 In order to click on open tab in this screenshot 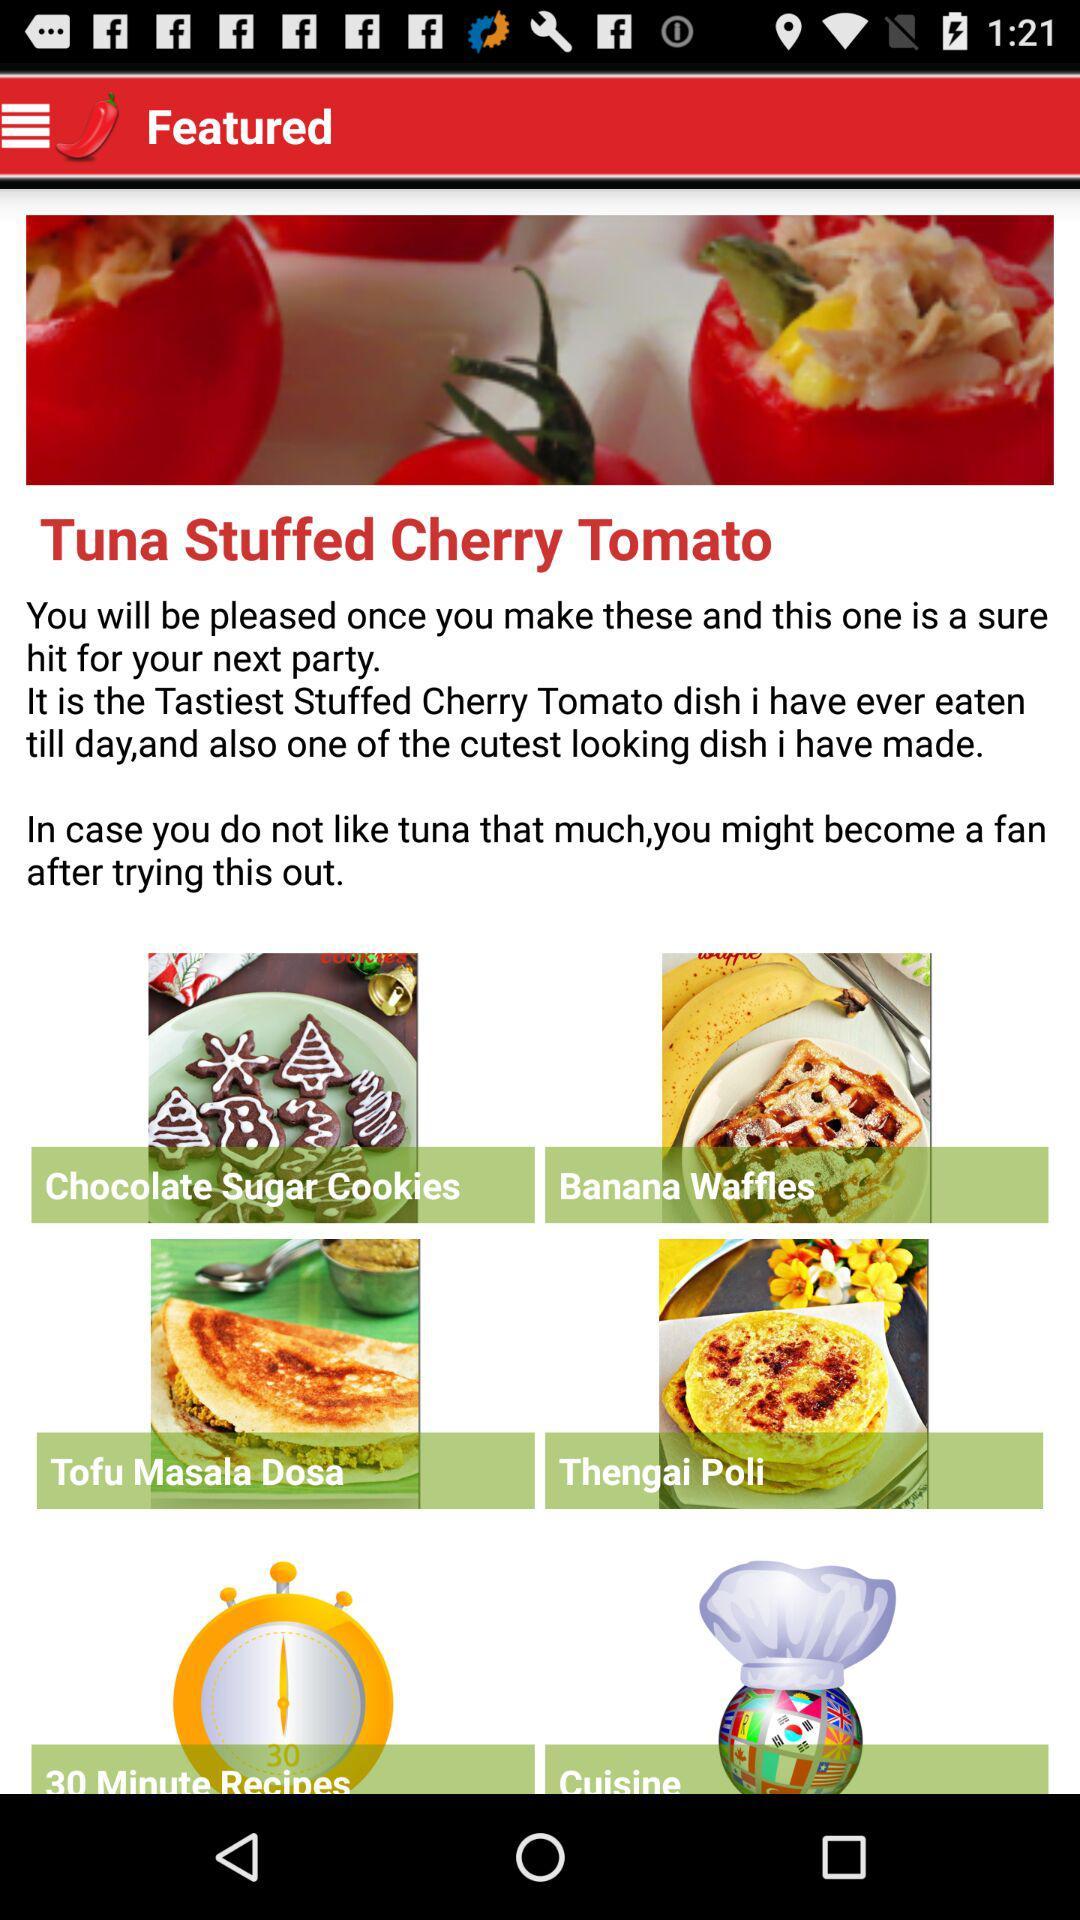, I will do `click(795, 1672)`.